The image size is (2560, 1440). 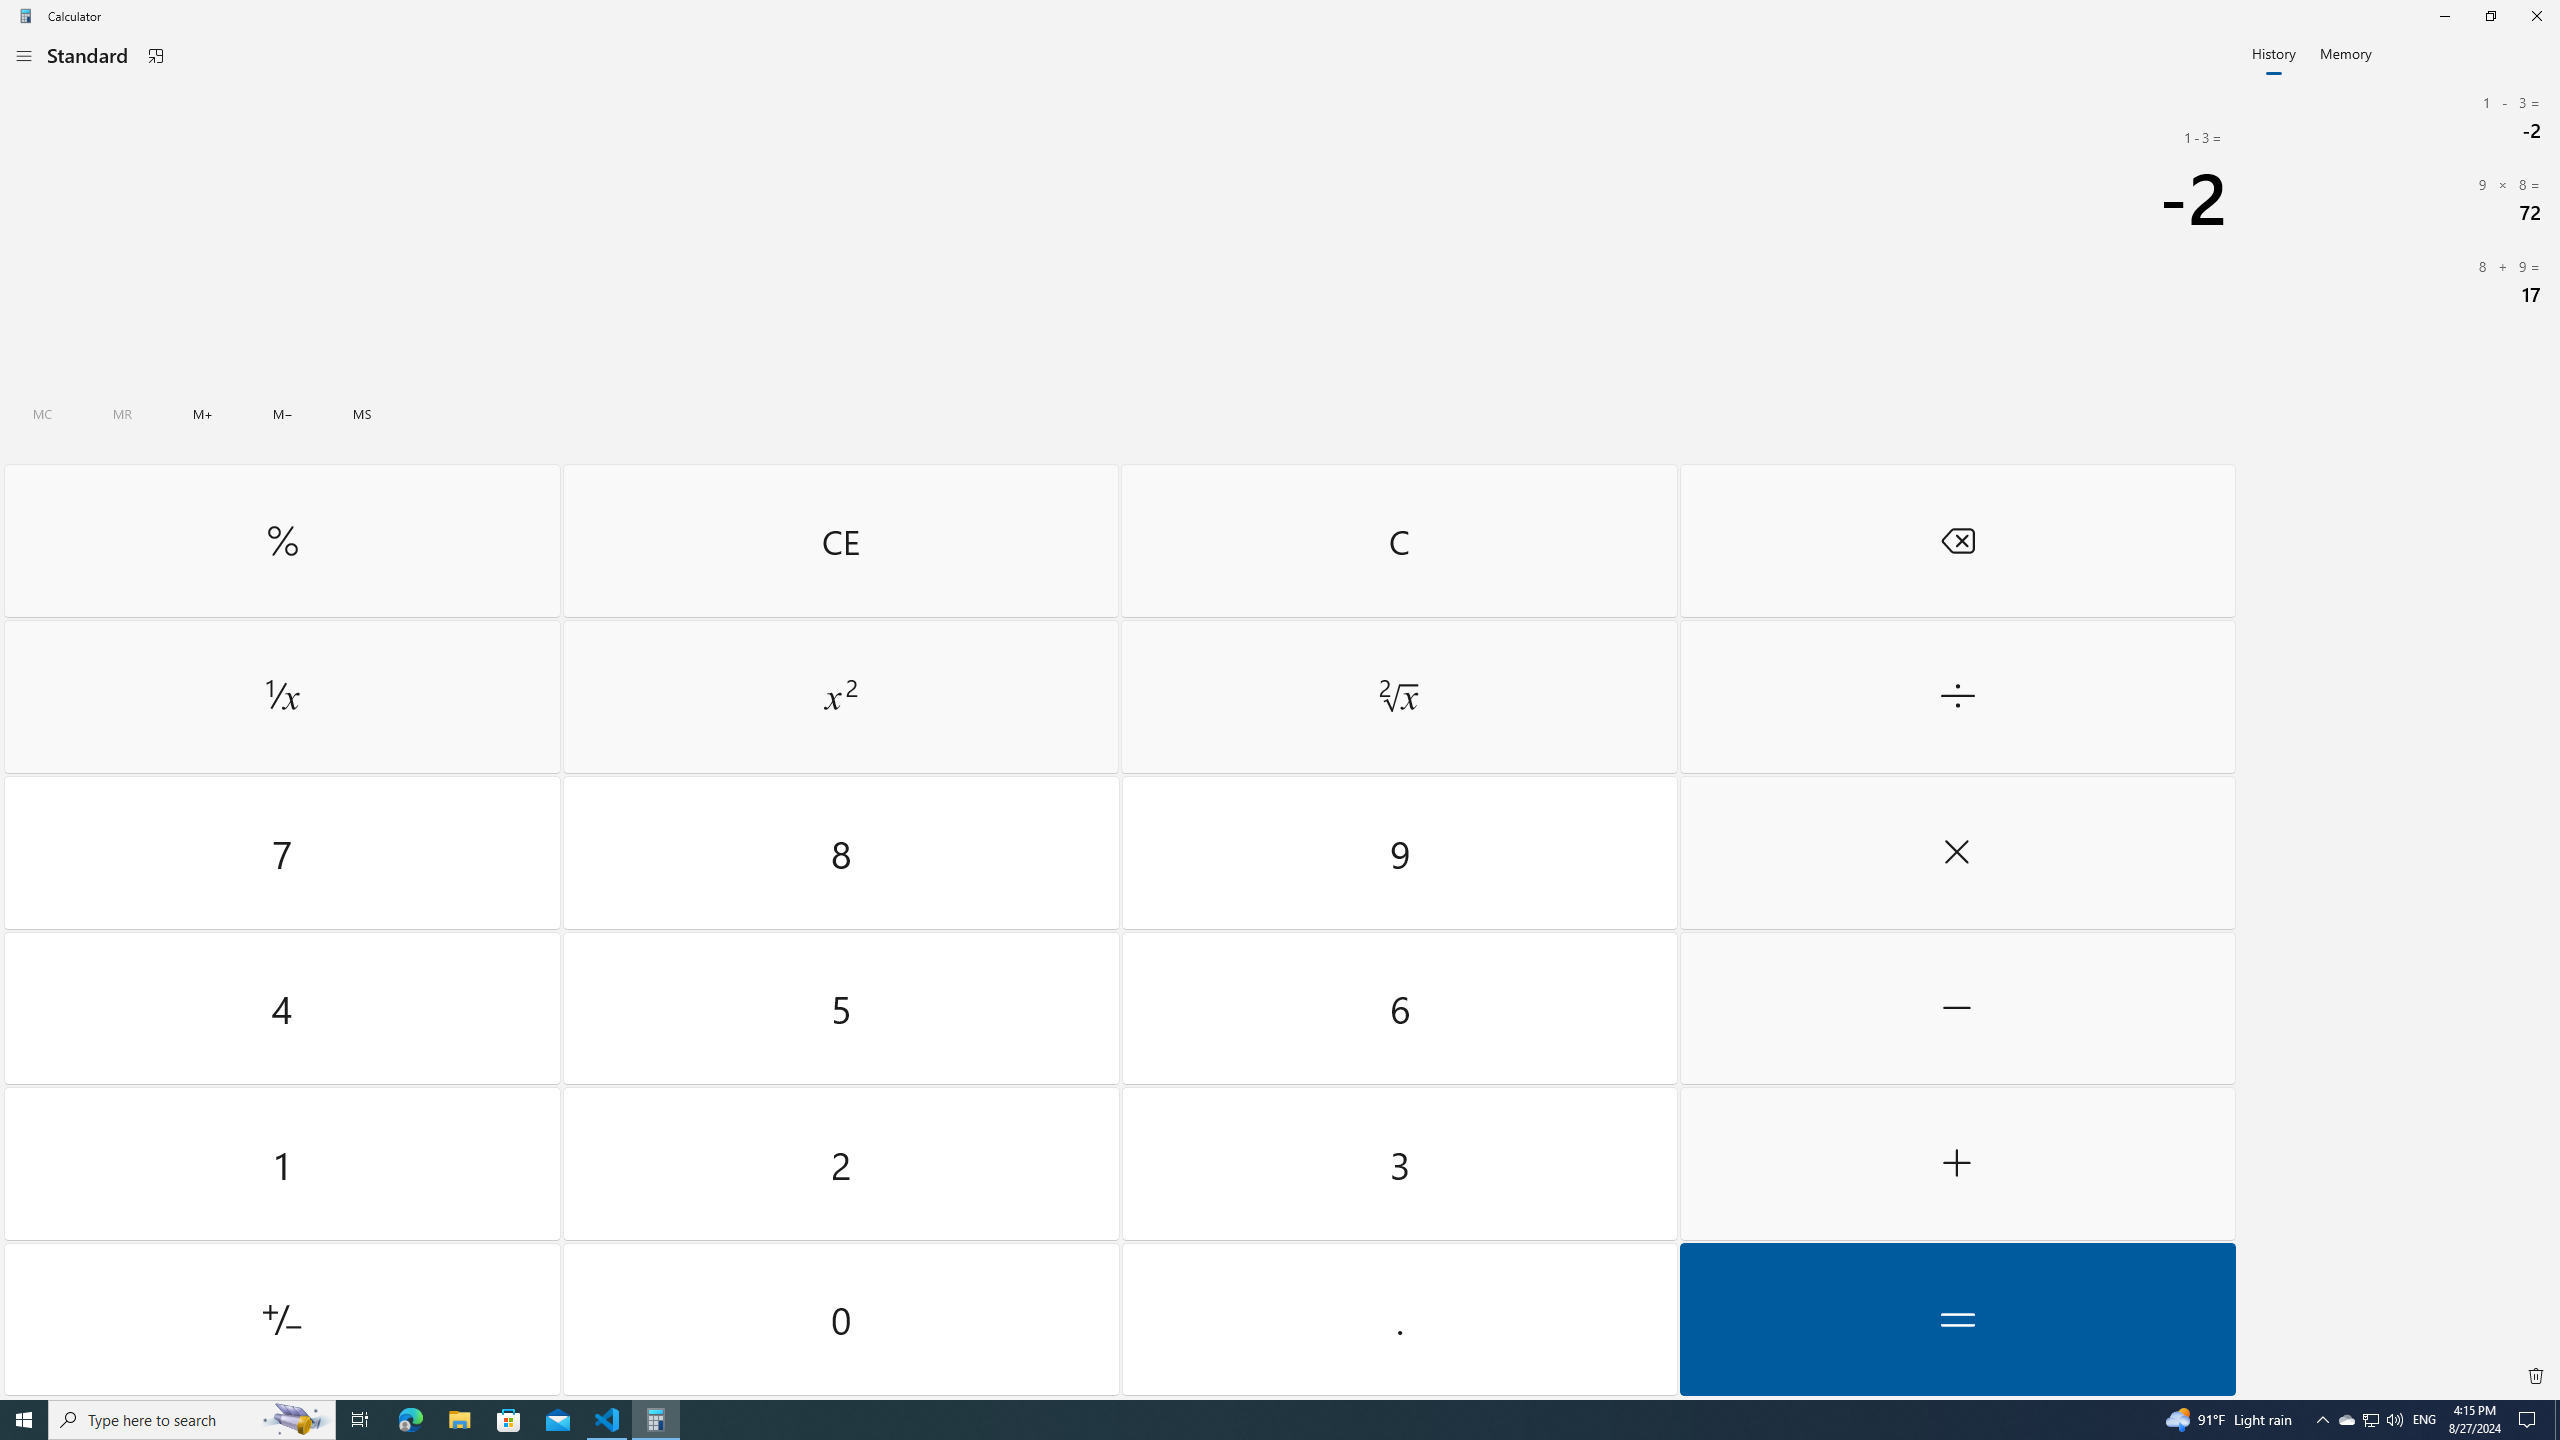 I want to click on 'Seven', so click(x=281, y=853).